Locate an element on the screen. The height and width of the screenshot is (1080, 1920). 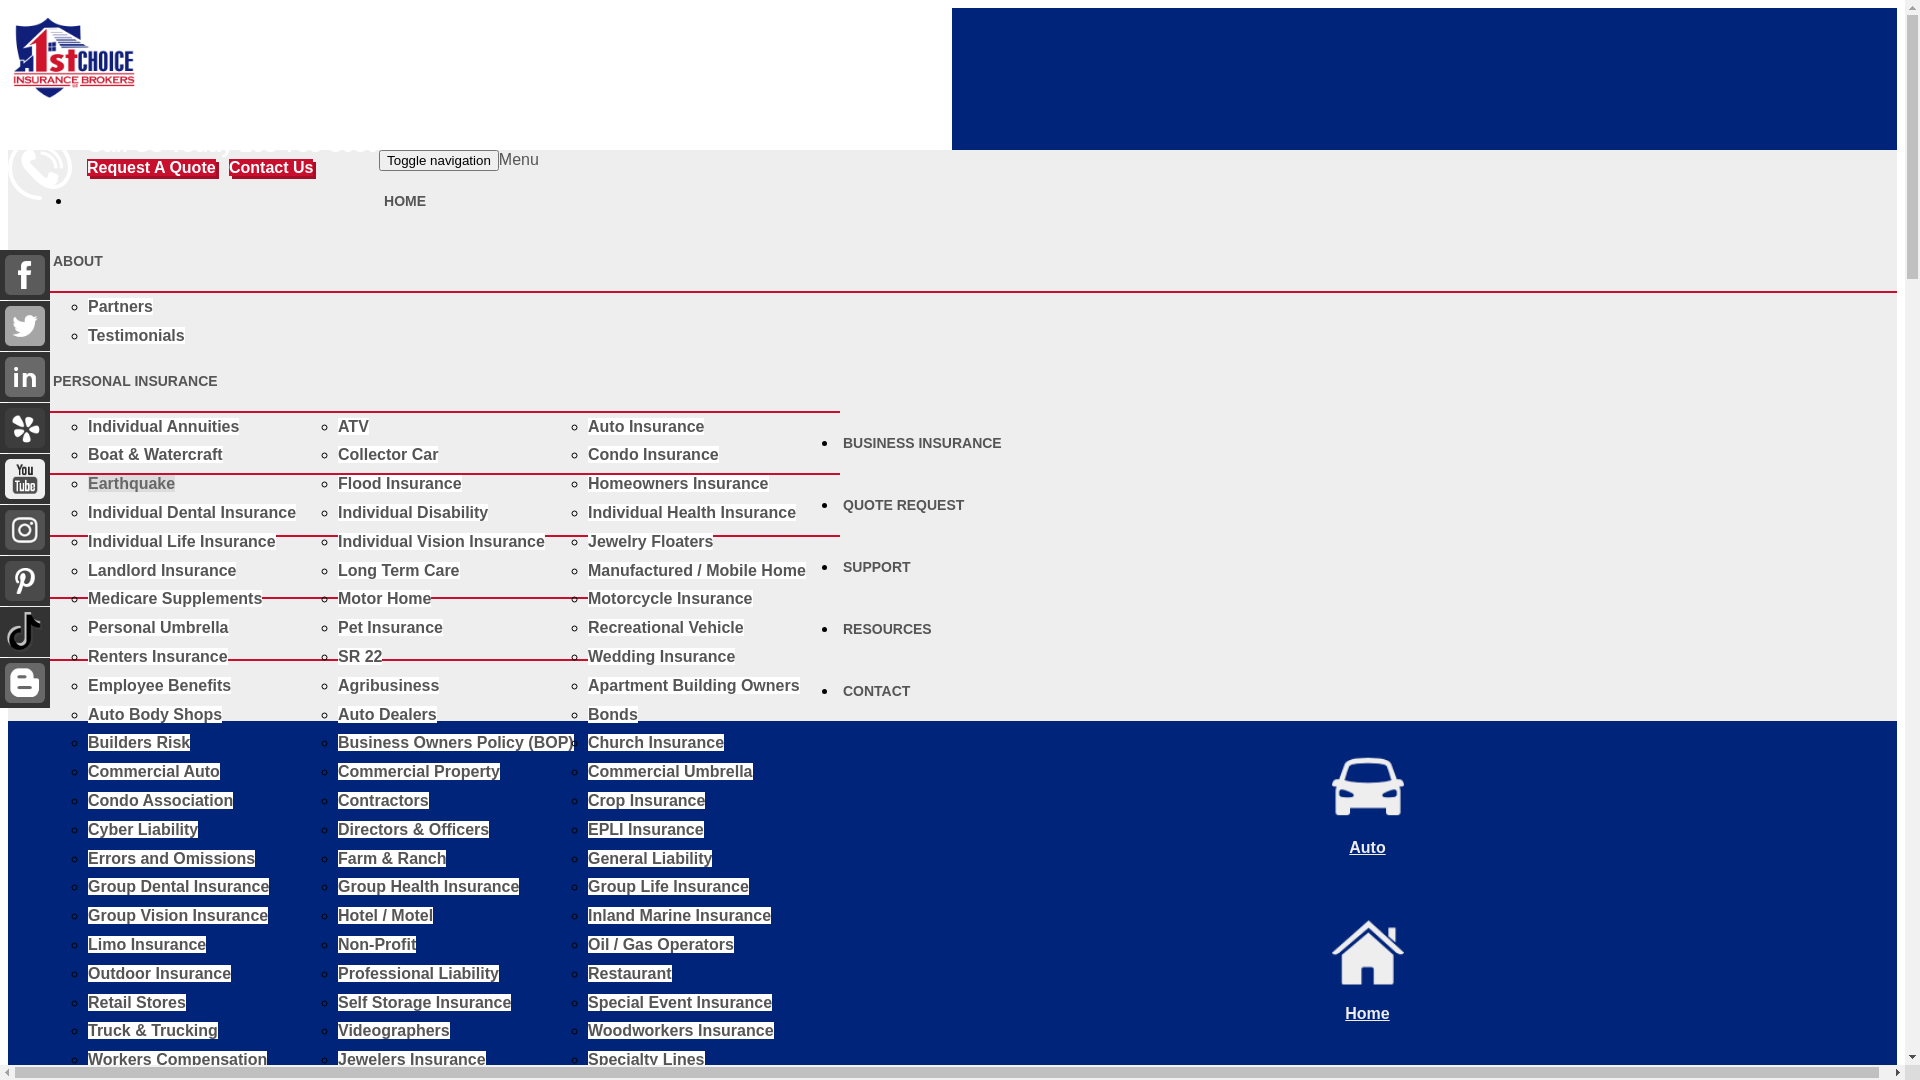
'Videographers' is located at coordinates (393, 1030).